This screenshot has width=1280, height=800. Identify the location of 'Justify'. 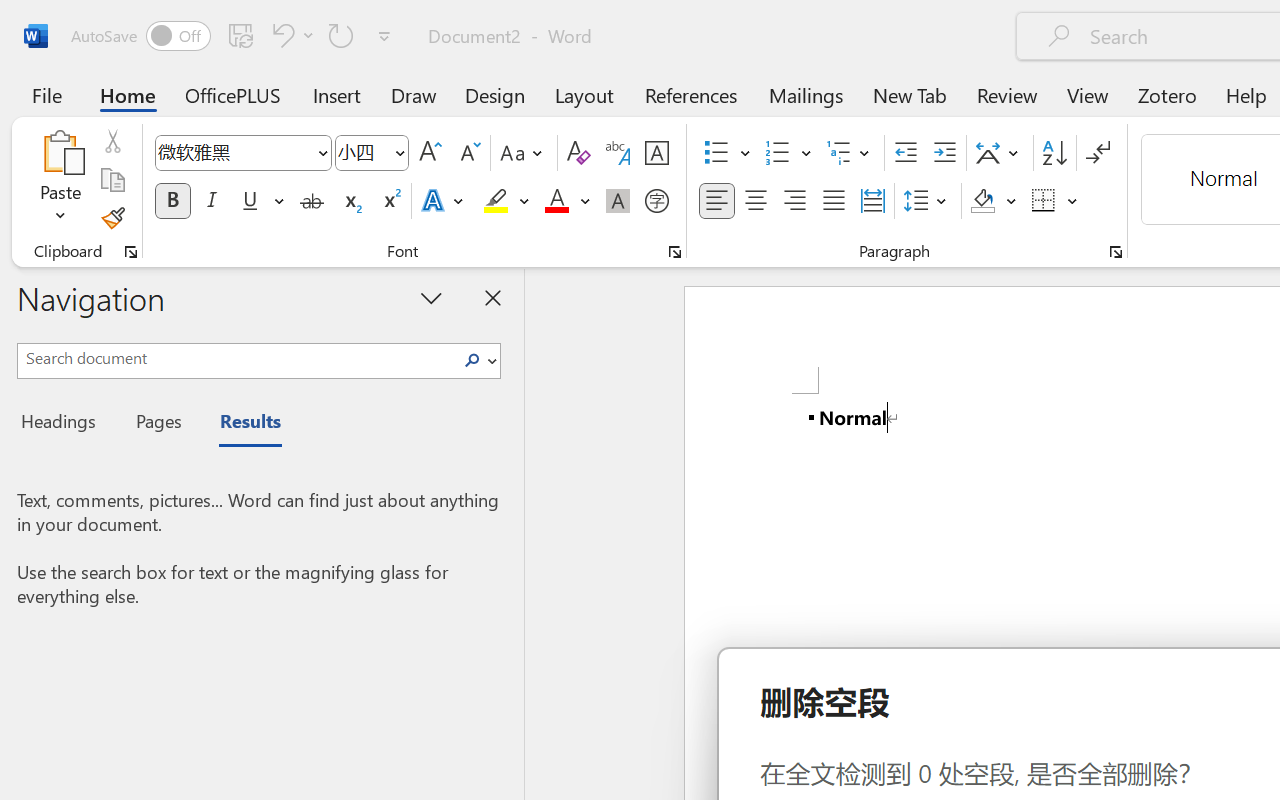
(834, 201).